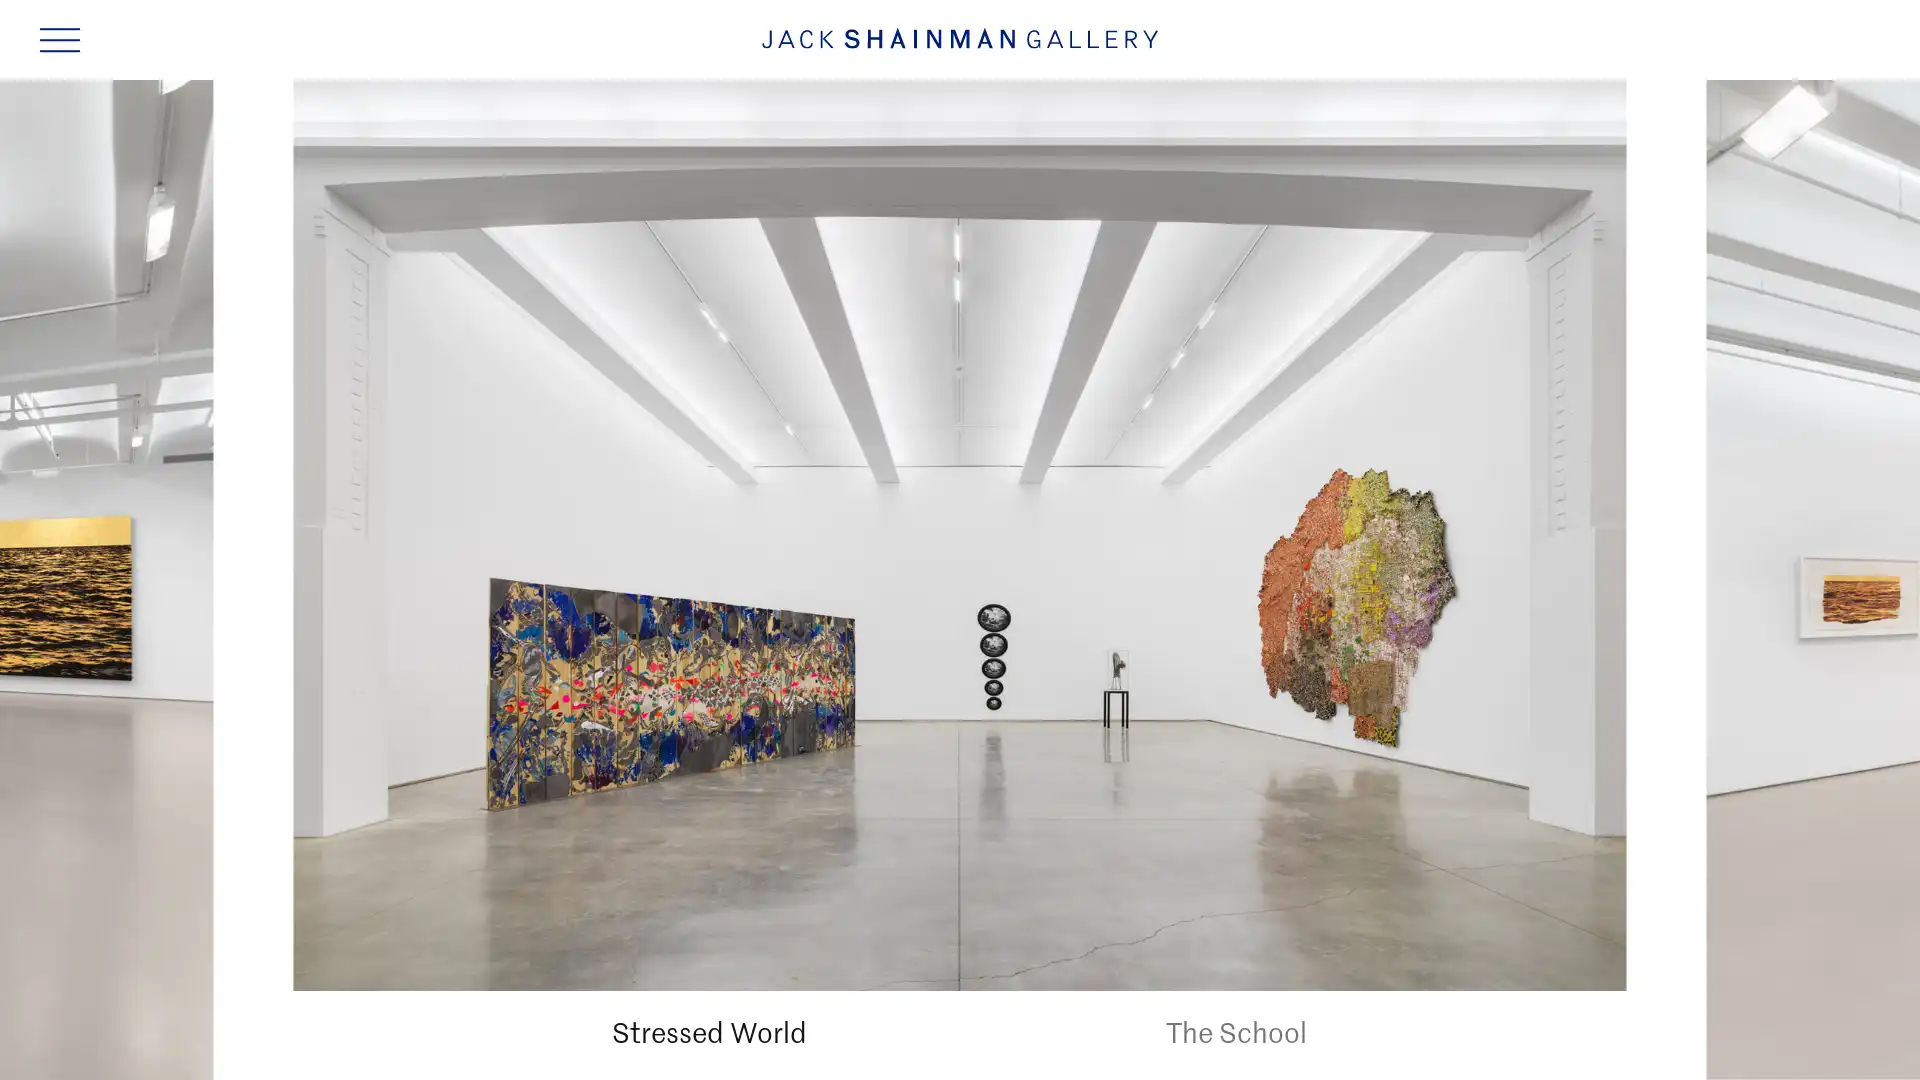  I want to click on SKIP TO MAIN CONTENT, so click(217, 39).